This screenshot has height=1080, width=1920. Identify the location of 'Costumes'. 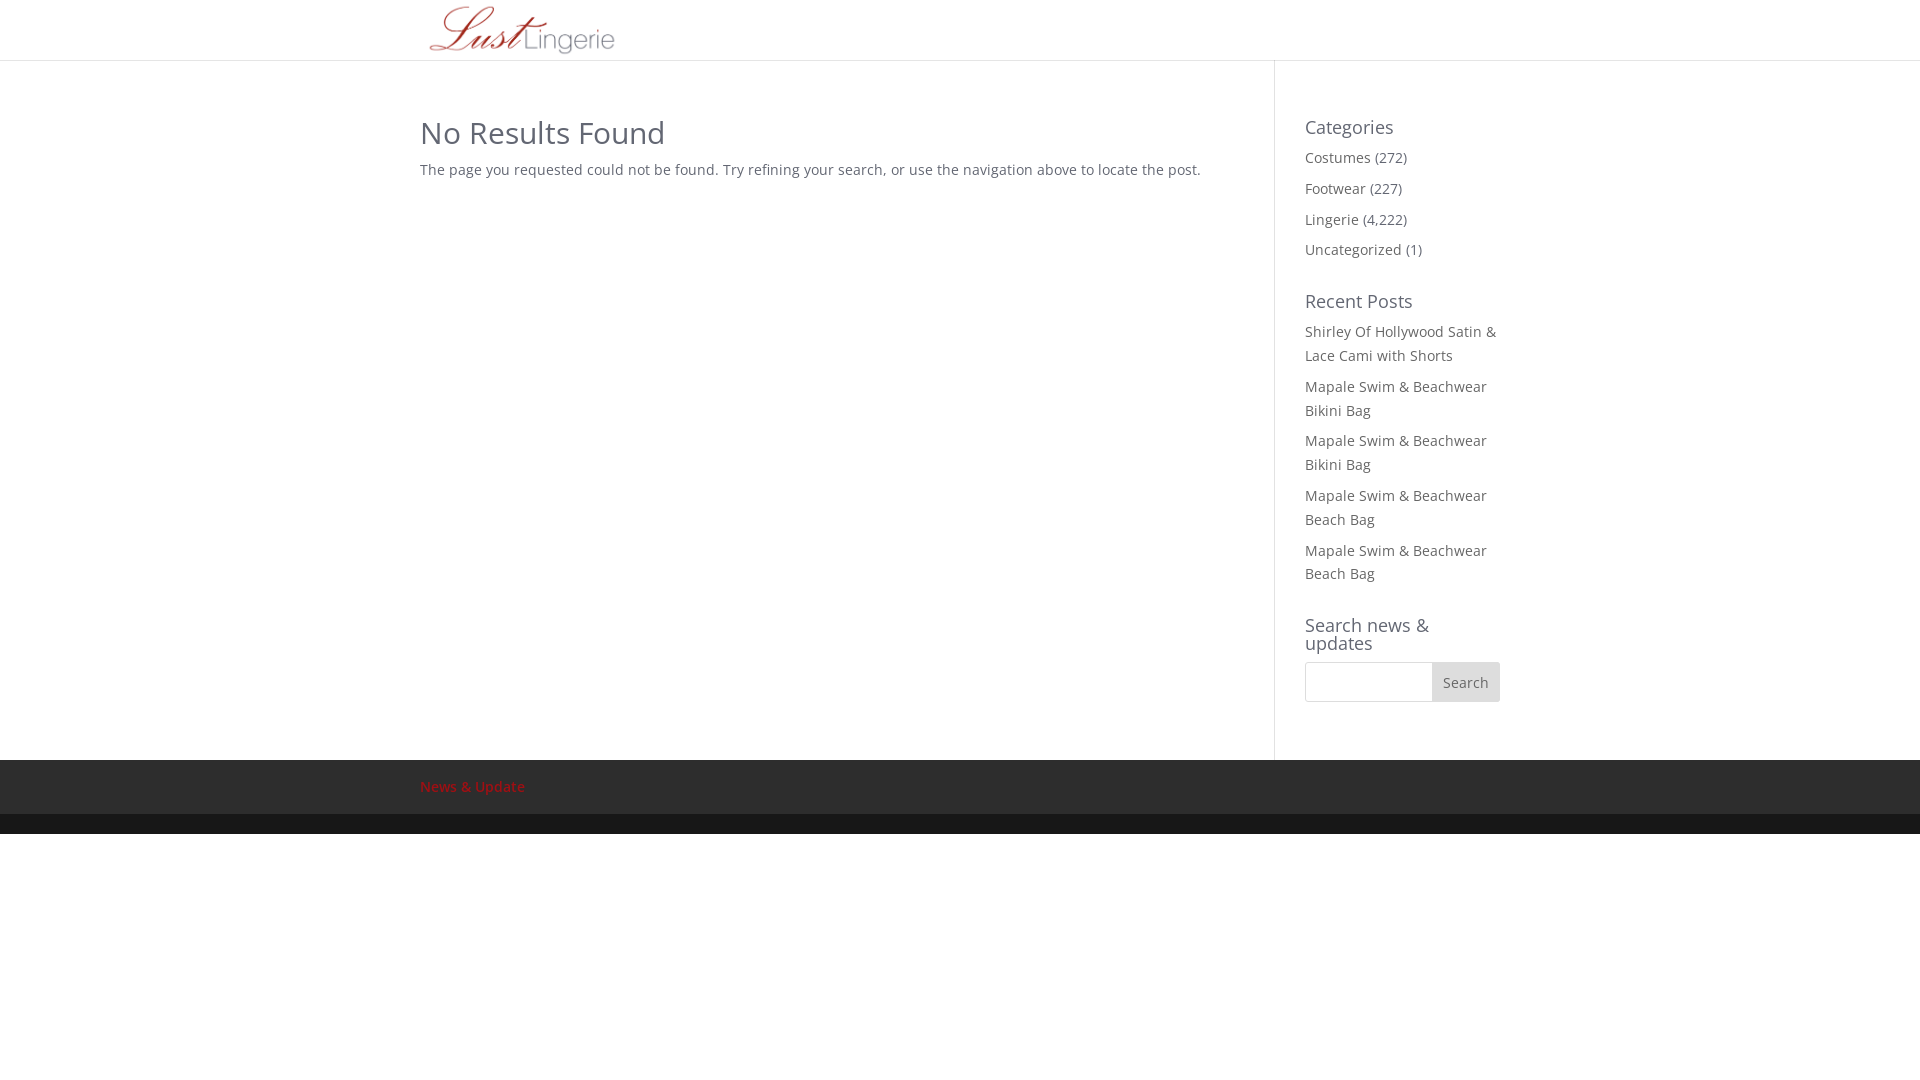
(1338, 156).